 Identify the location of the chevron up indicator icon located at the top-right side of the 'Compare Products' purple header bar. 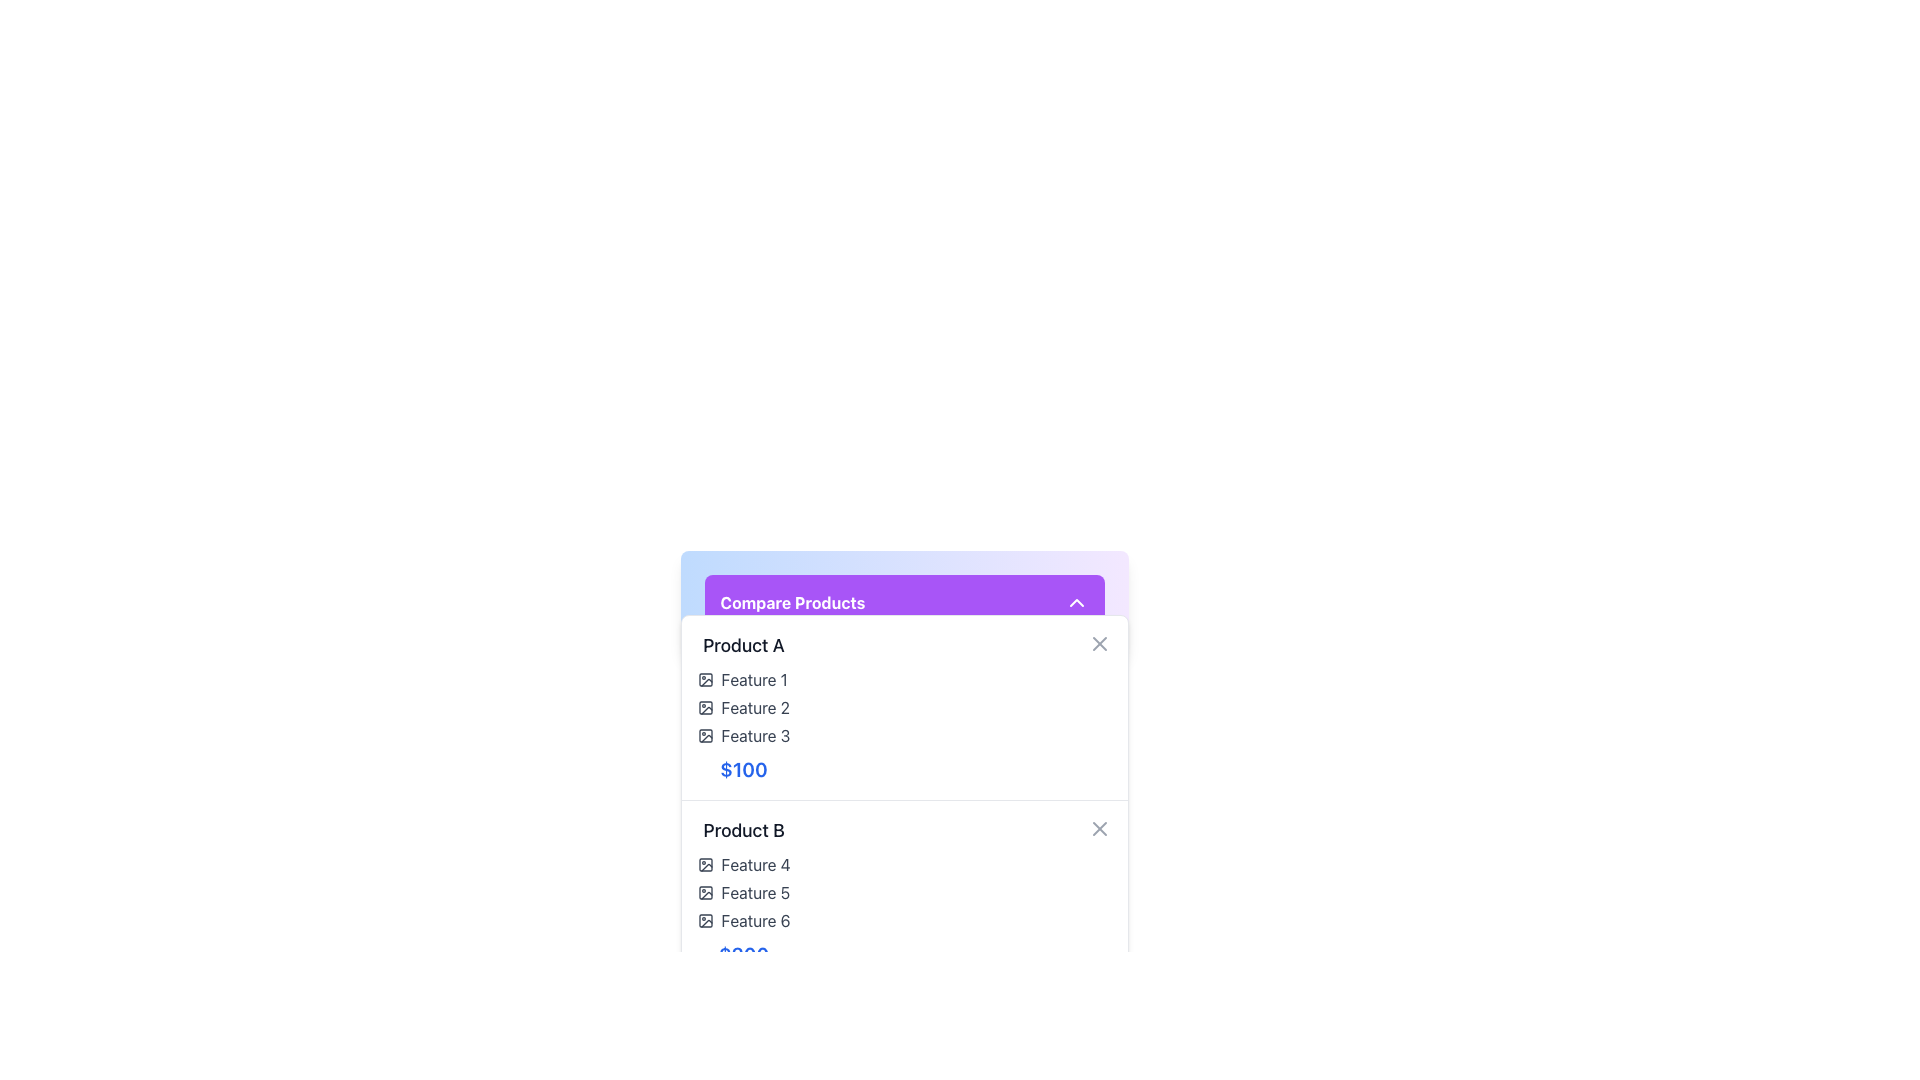
(1075, 601).